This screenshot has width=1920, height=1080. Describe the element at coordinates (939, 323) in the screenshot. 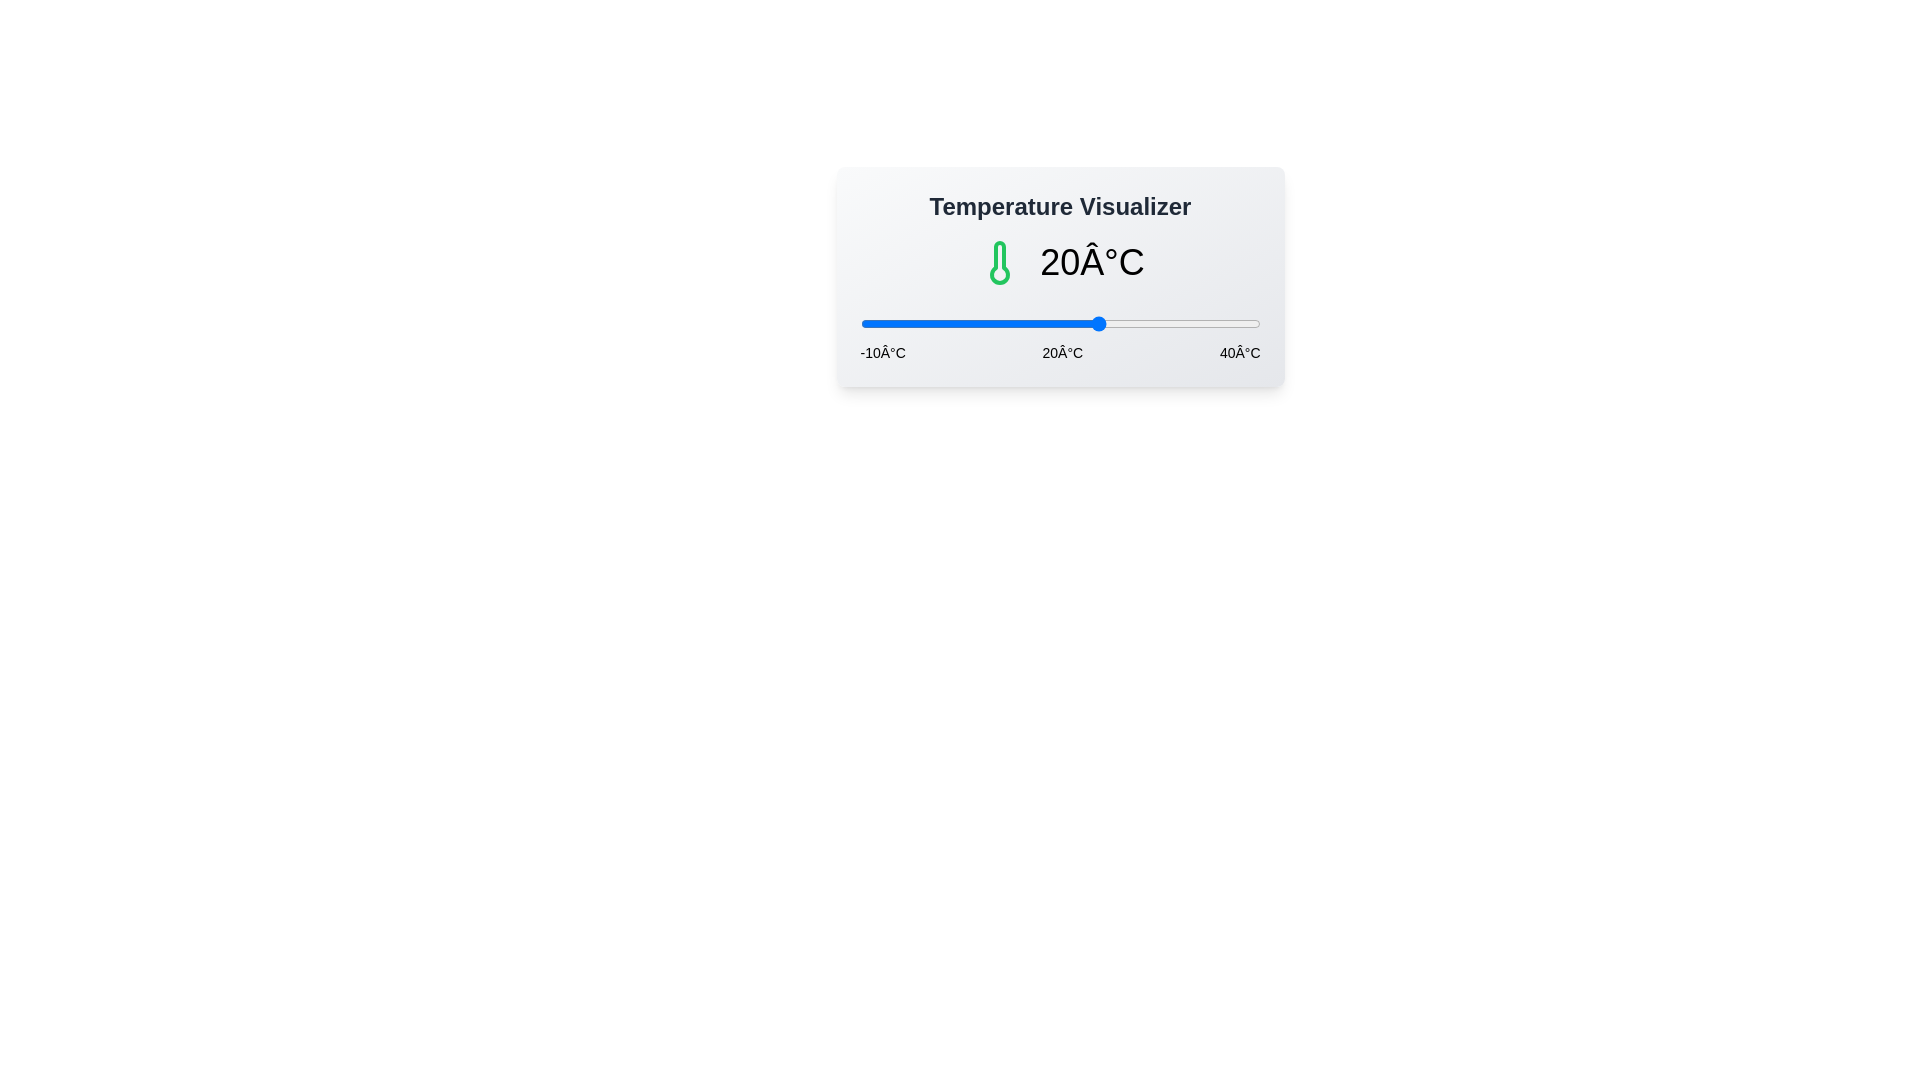

I see `the temperature to 0°C using the slider` at that location.